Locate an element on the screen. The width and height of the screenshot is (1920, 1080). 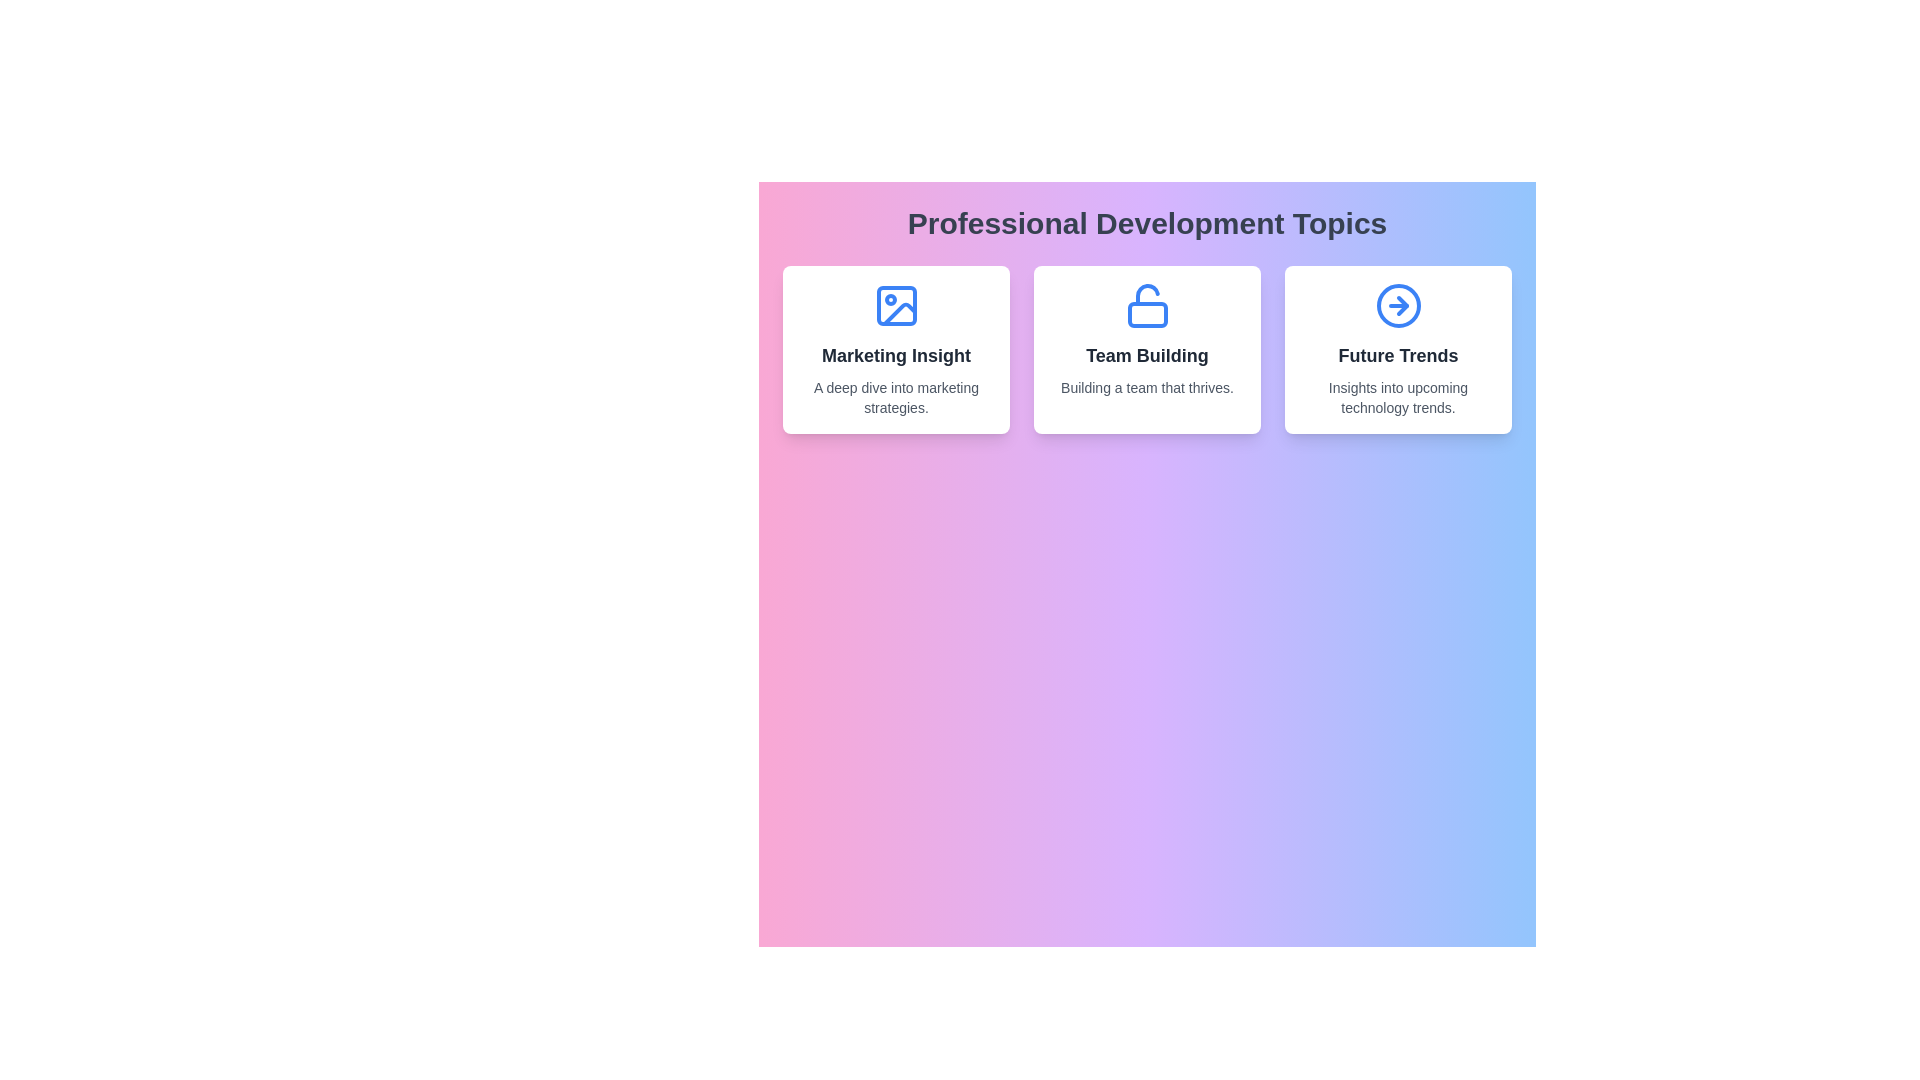
the card representing Marketing Insight is located at coordinates (895, 349).